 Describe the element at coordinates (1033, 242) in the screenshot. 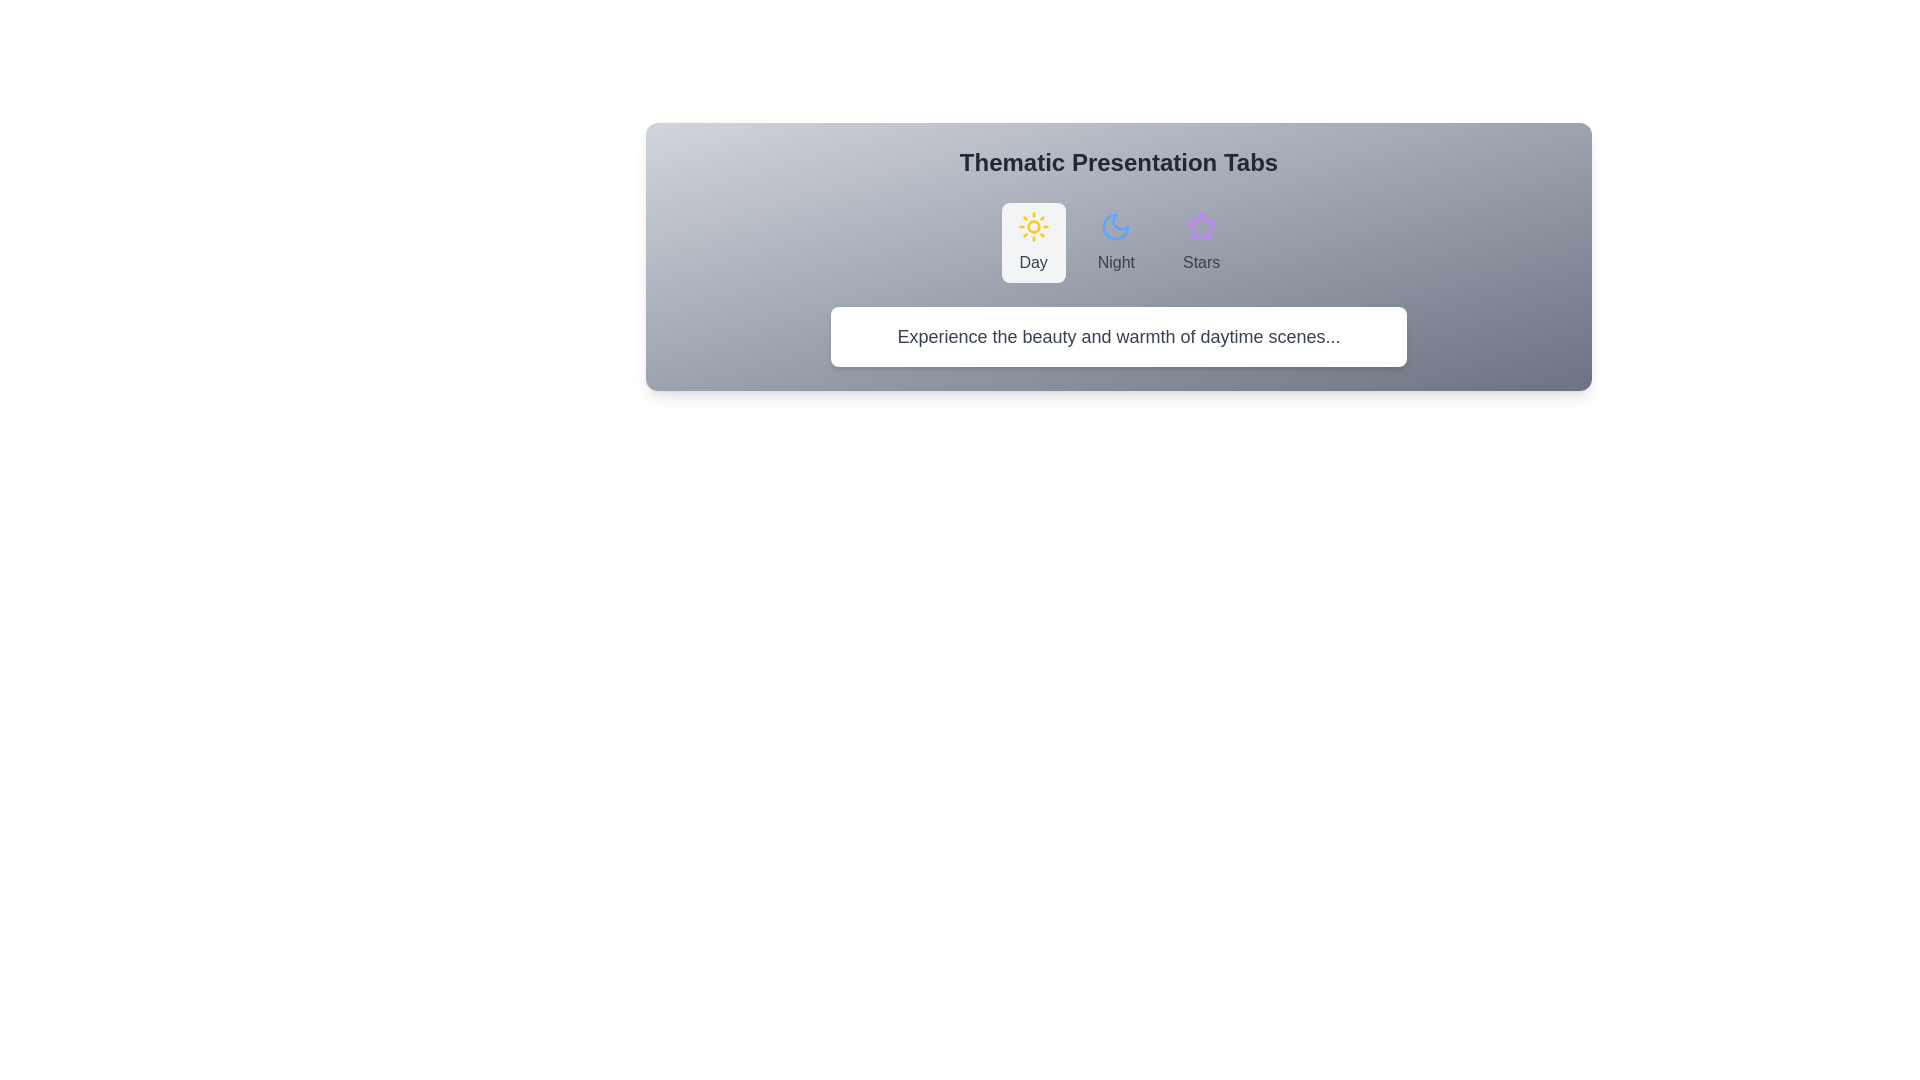

I see `the tab labeled Day` at that location.